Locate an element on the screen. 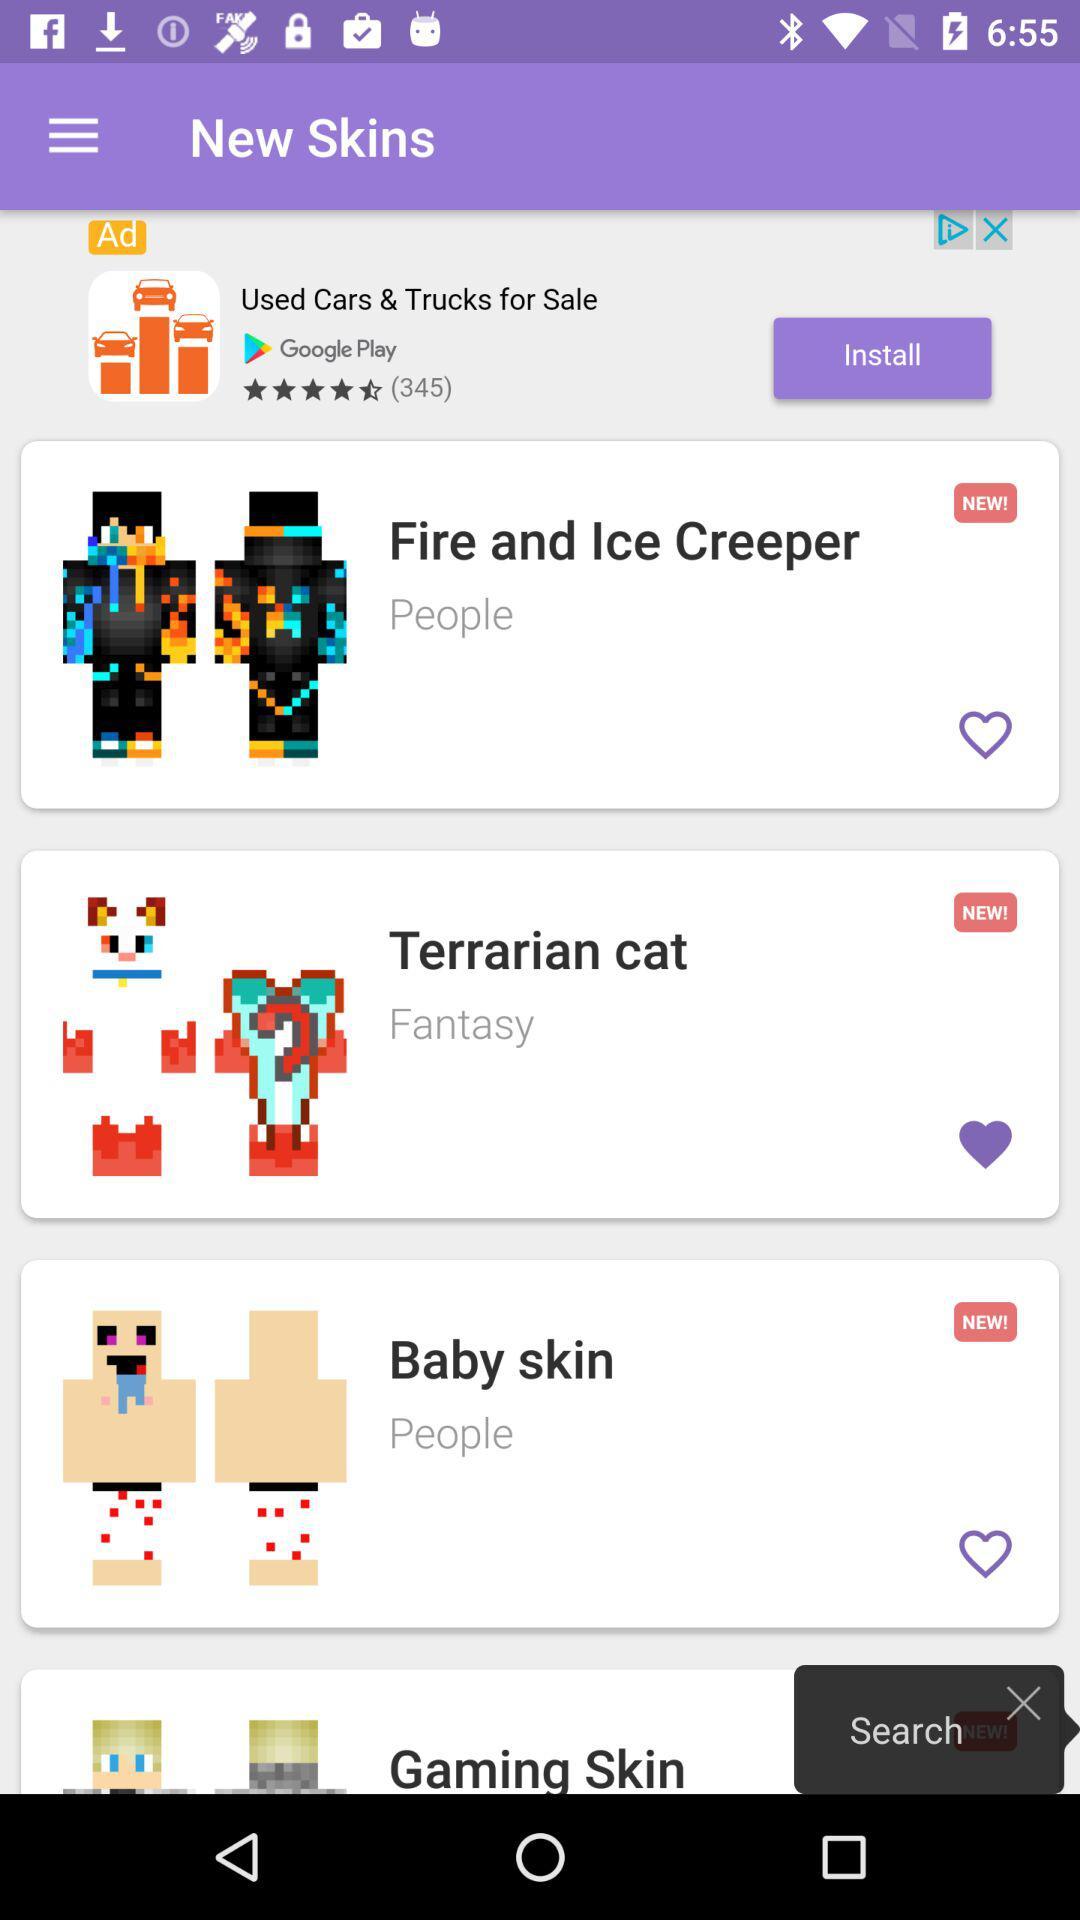  adv link is located at coordinates (540, 314).